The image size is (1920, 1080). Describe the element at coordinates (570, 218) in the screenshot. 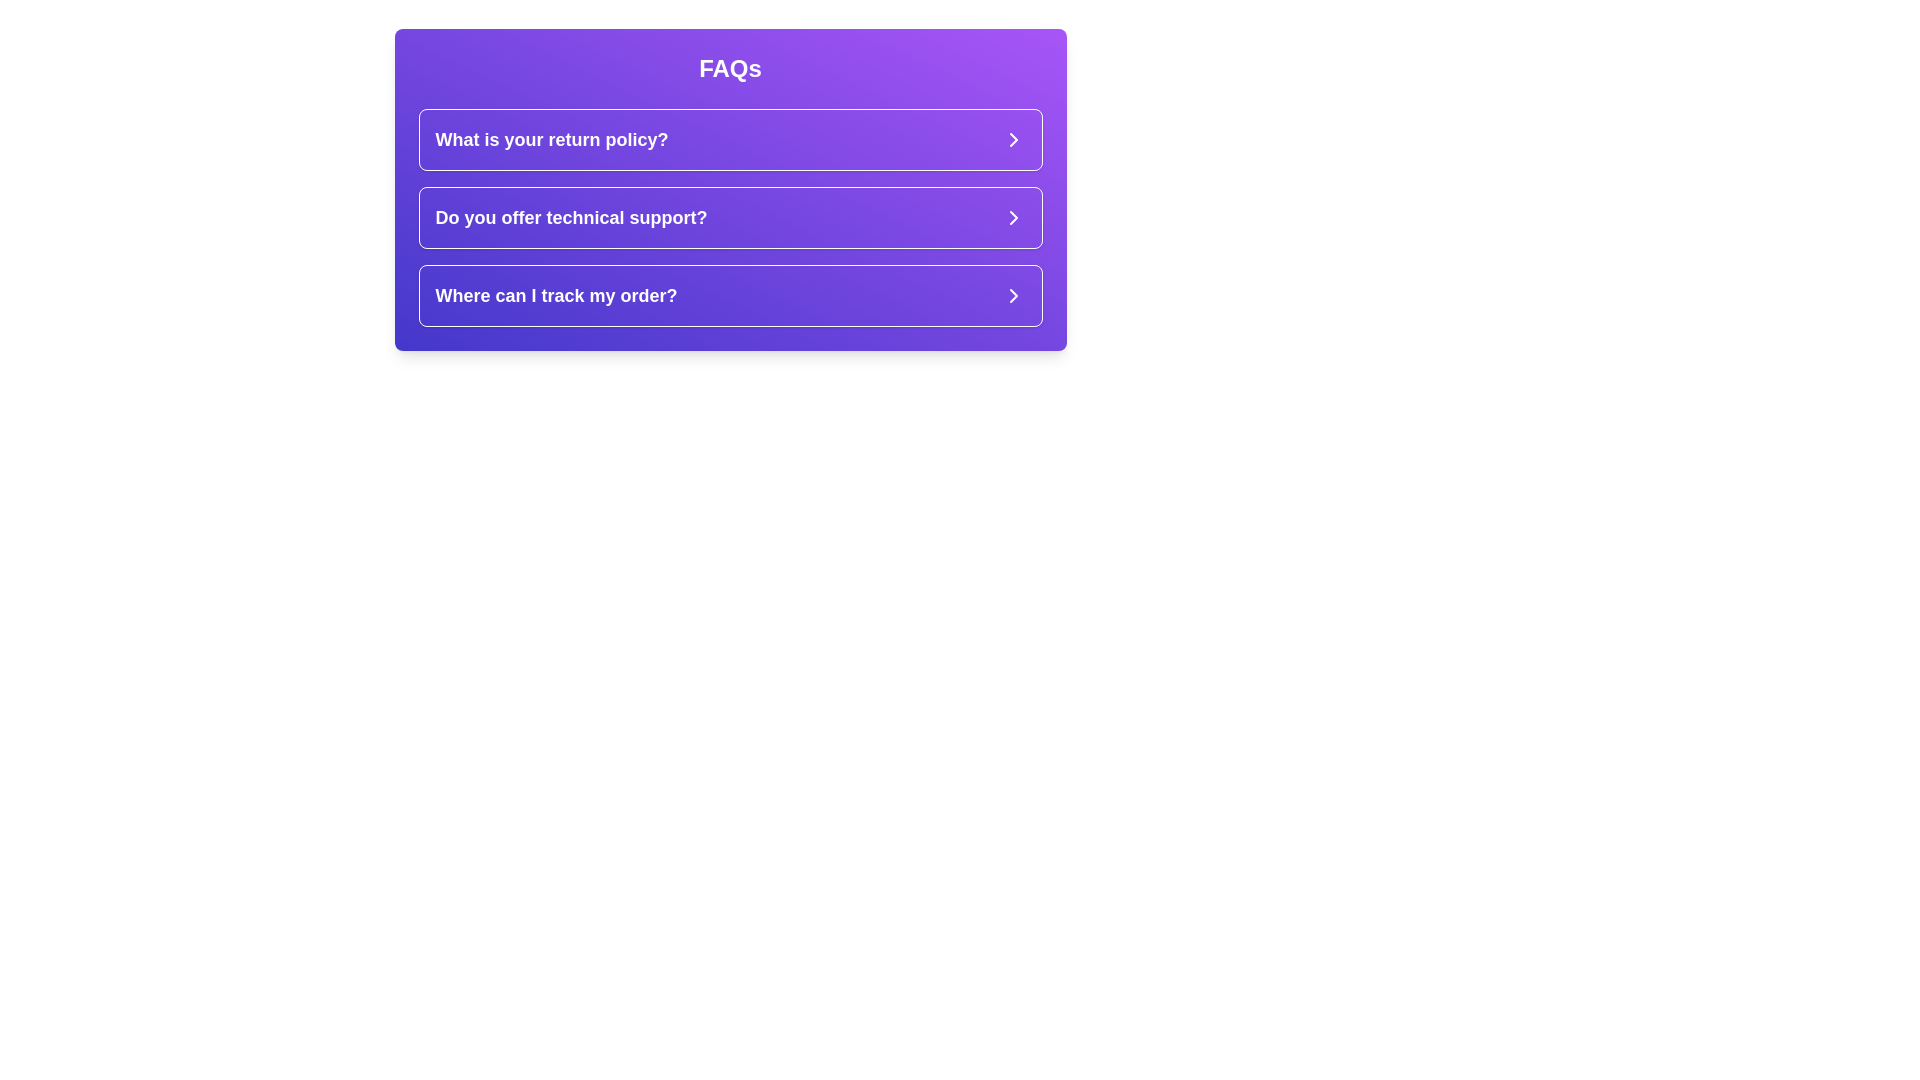

I see `the heading text in the second item of the FAQ section` at that location.